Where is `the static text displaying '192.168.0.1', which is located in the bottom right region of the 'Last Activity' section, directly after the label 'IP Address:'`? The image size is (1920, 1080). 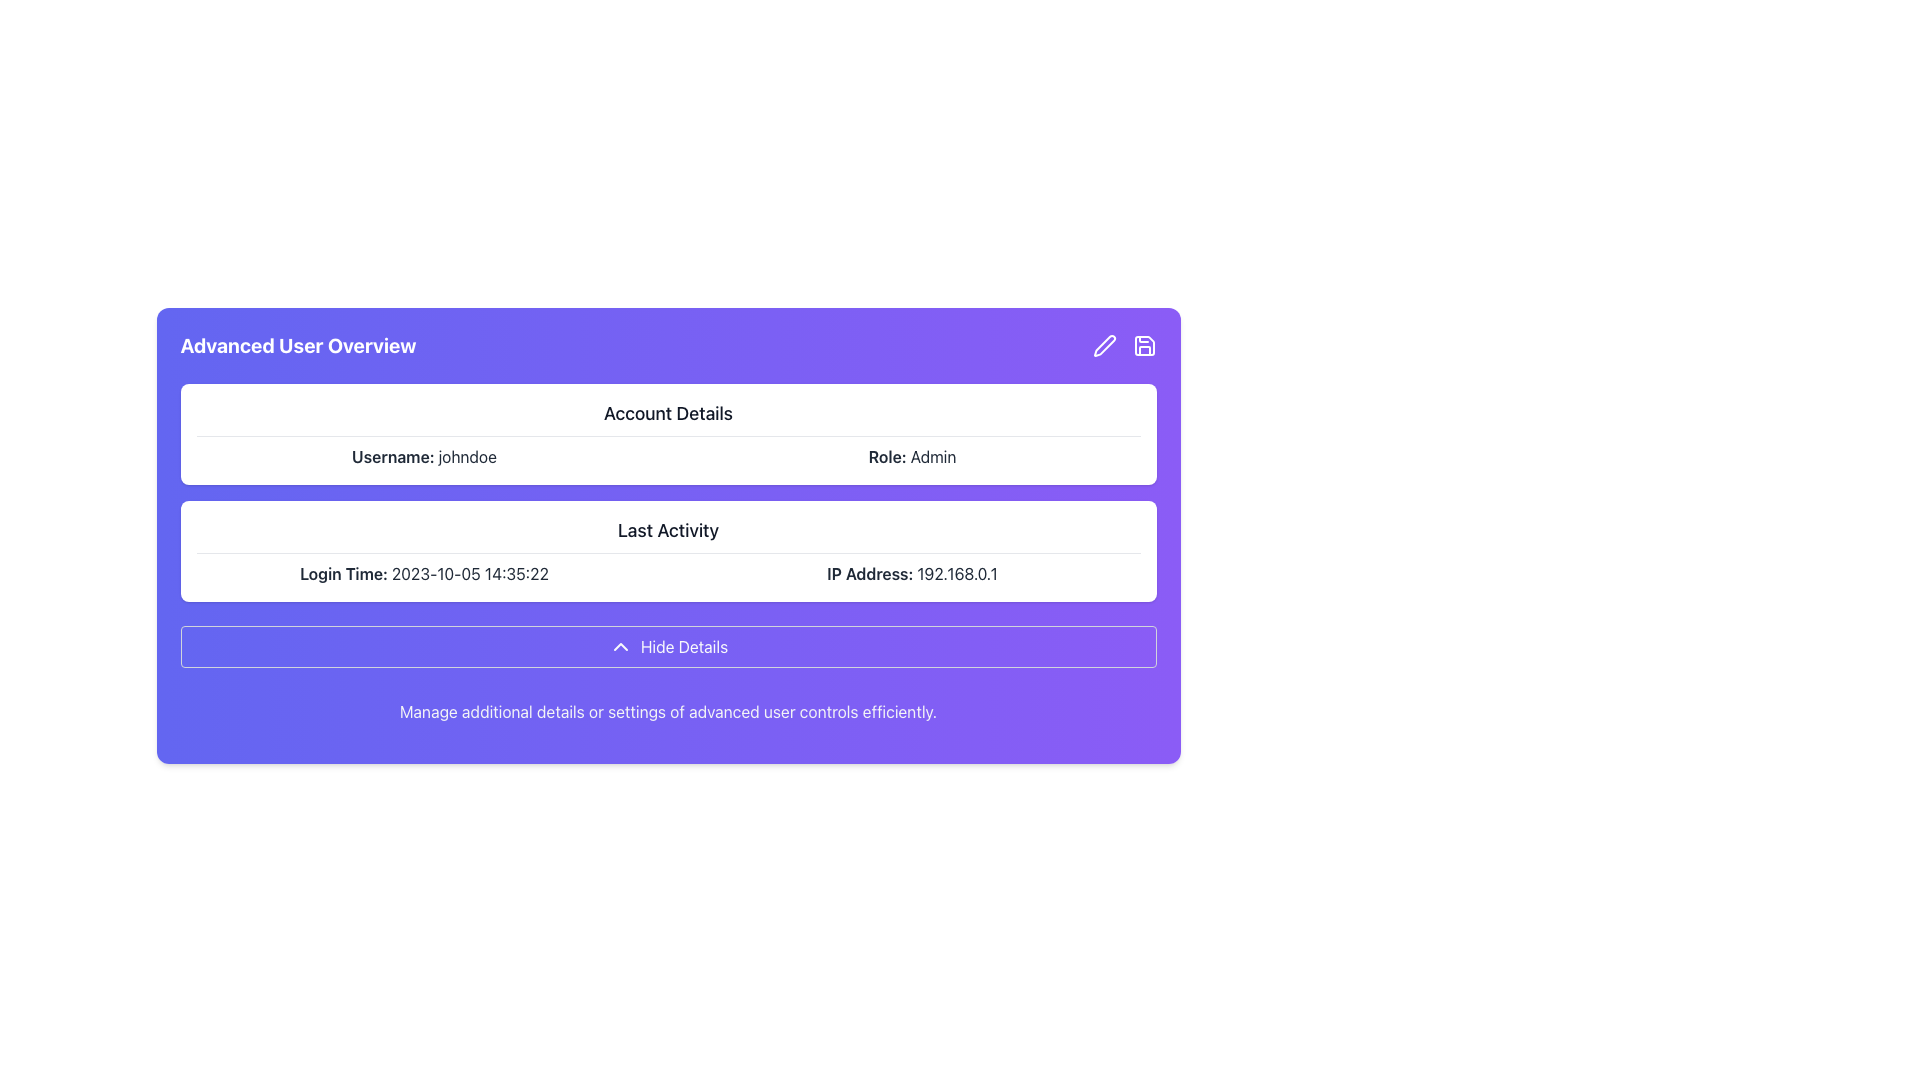 the static text displaying '192.168.0.1', which is located in the bottom right region of the 'Last Activity' section, directly after the label 'IP Address:' is located at coordinates (956, 574).